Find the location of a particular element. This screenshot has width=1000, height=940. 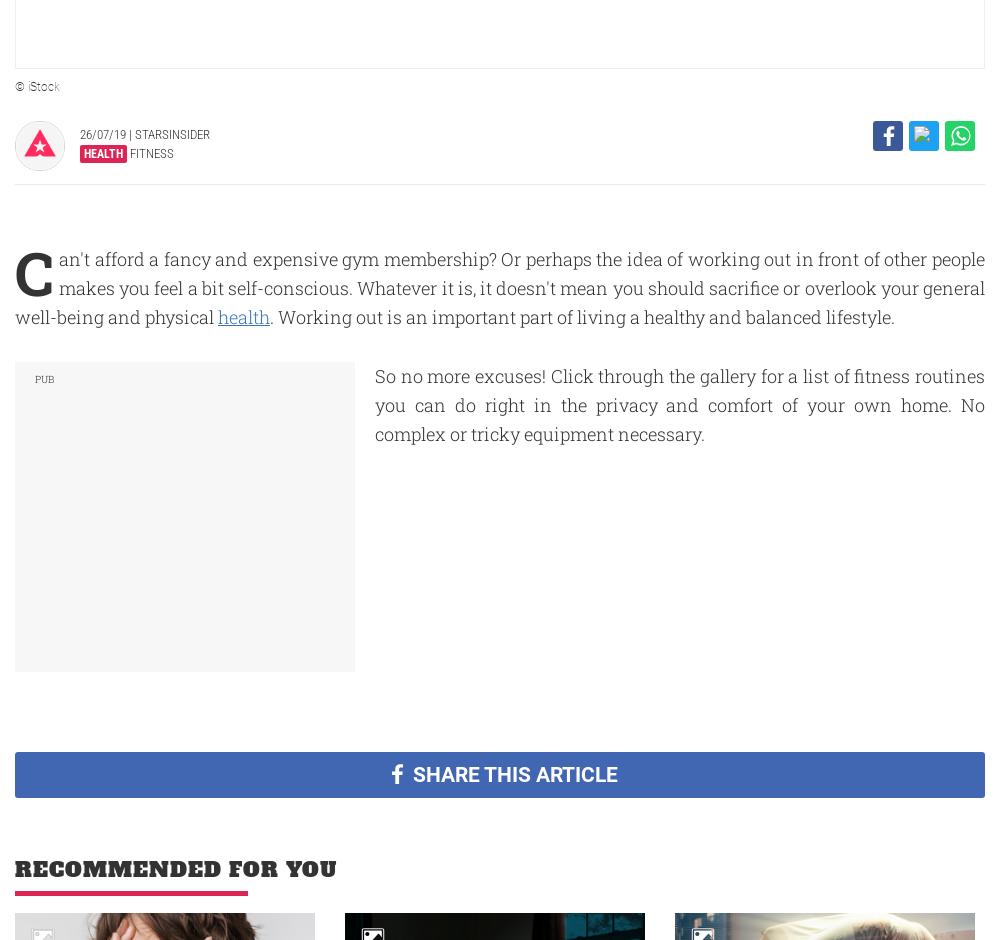

'C' is located at coordinates (15, 271).